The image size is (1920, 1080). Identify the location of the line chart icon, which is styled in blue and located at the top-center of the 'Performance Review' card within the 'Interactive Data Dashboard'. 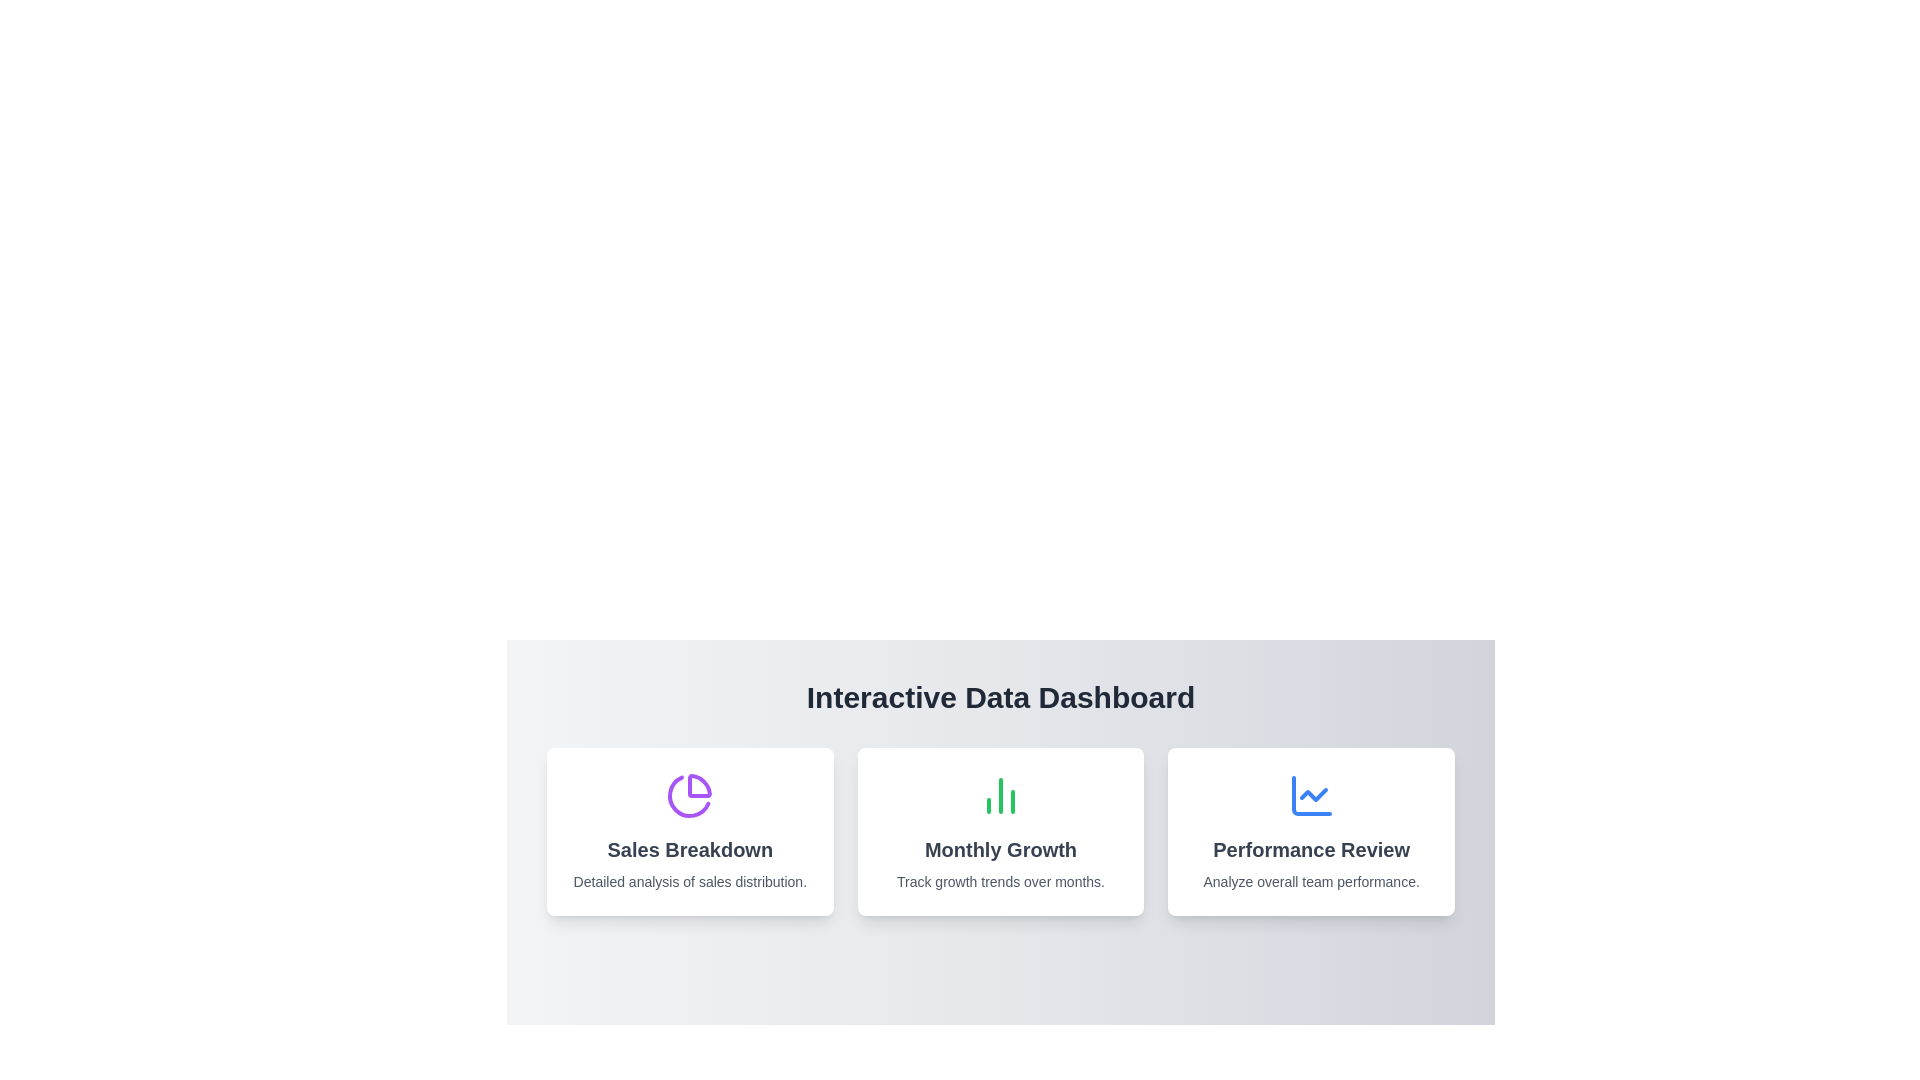
(1311, 794).